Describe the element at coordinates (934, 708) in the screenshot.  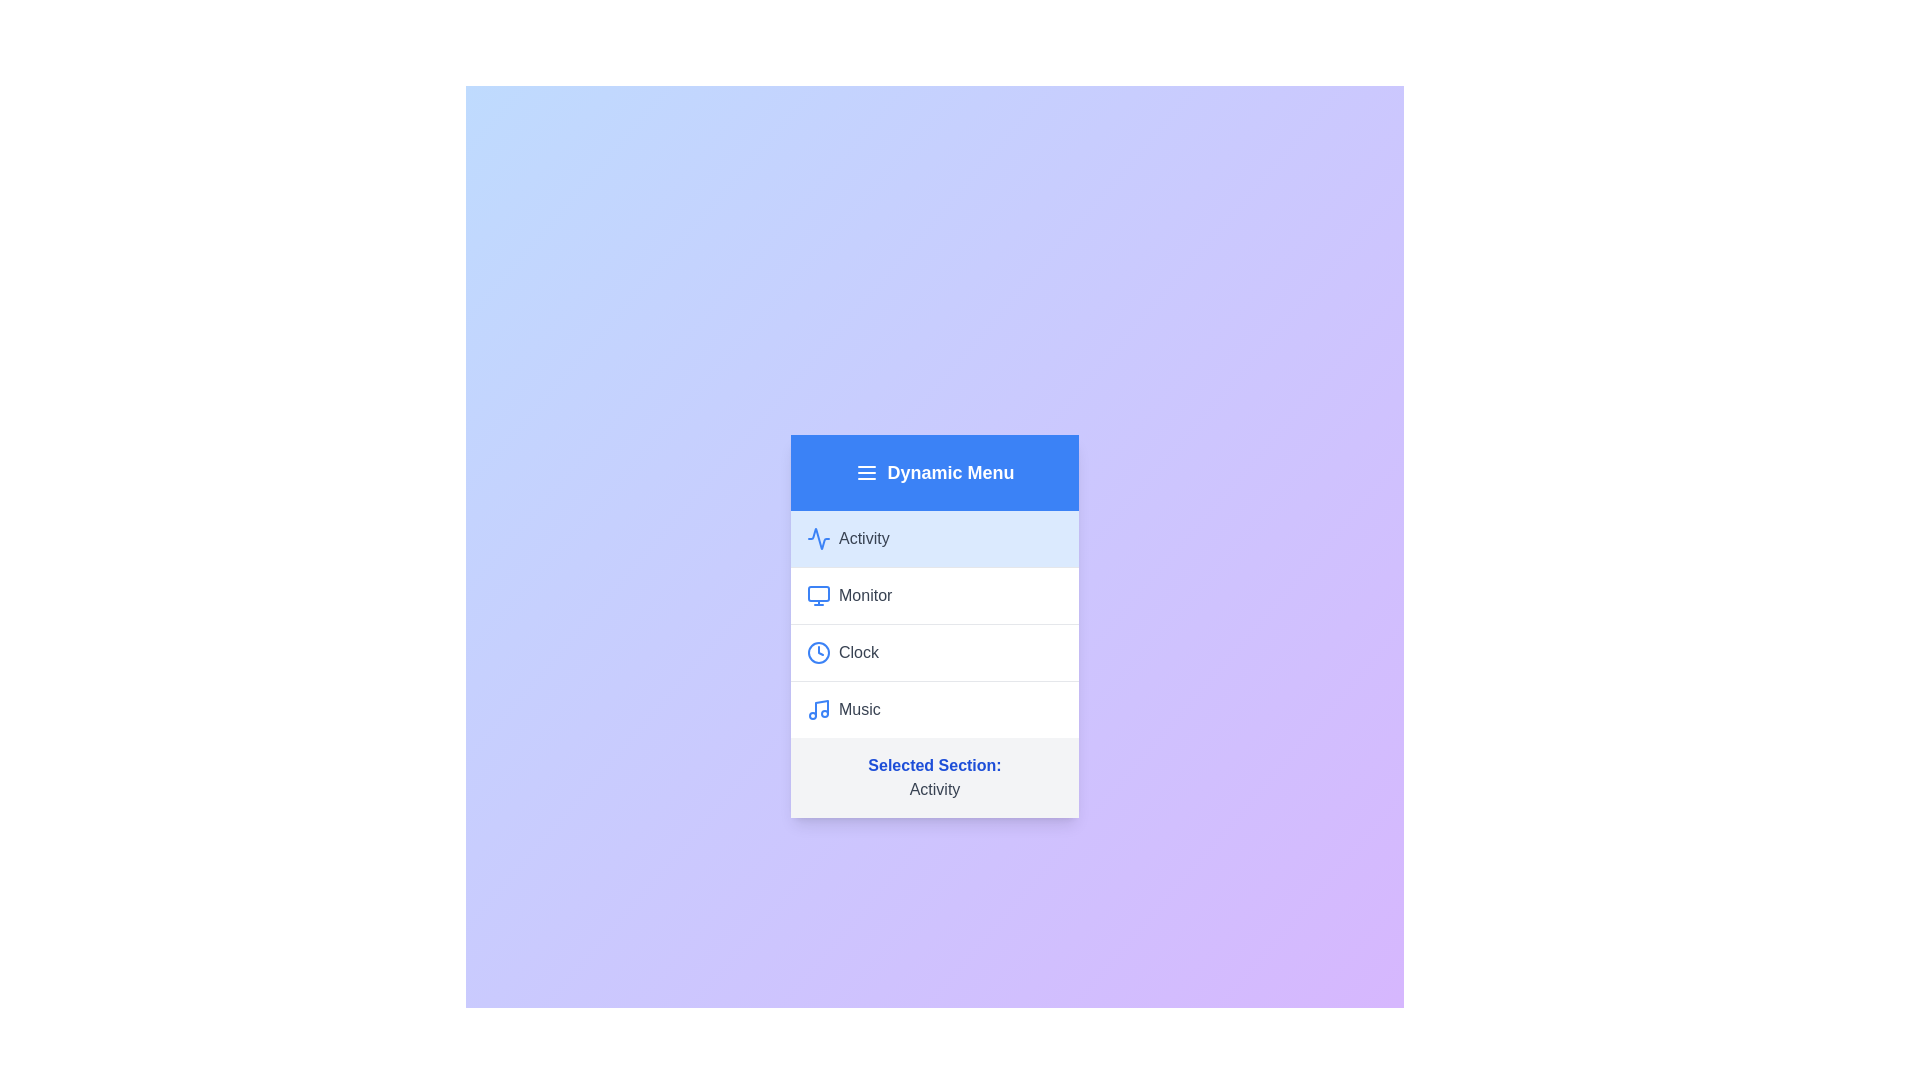
I see `the menu item Music to switch the active section` at that location.